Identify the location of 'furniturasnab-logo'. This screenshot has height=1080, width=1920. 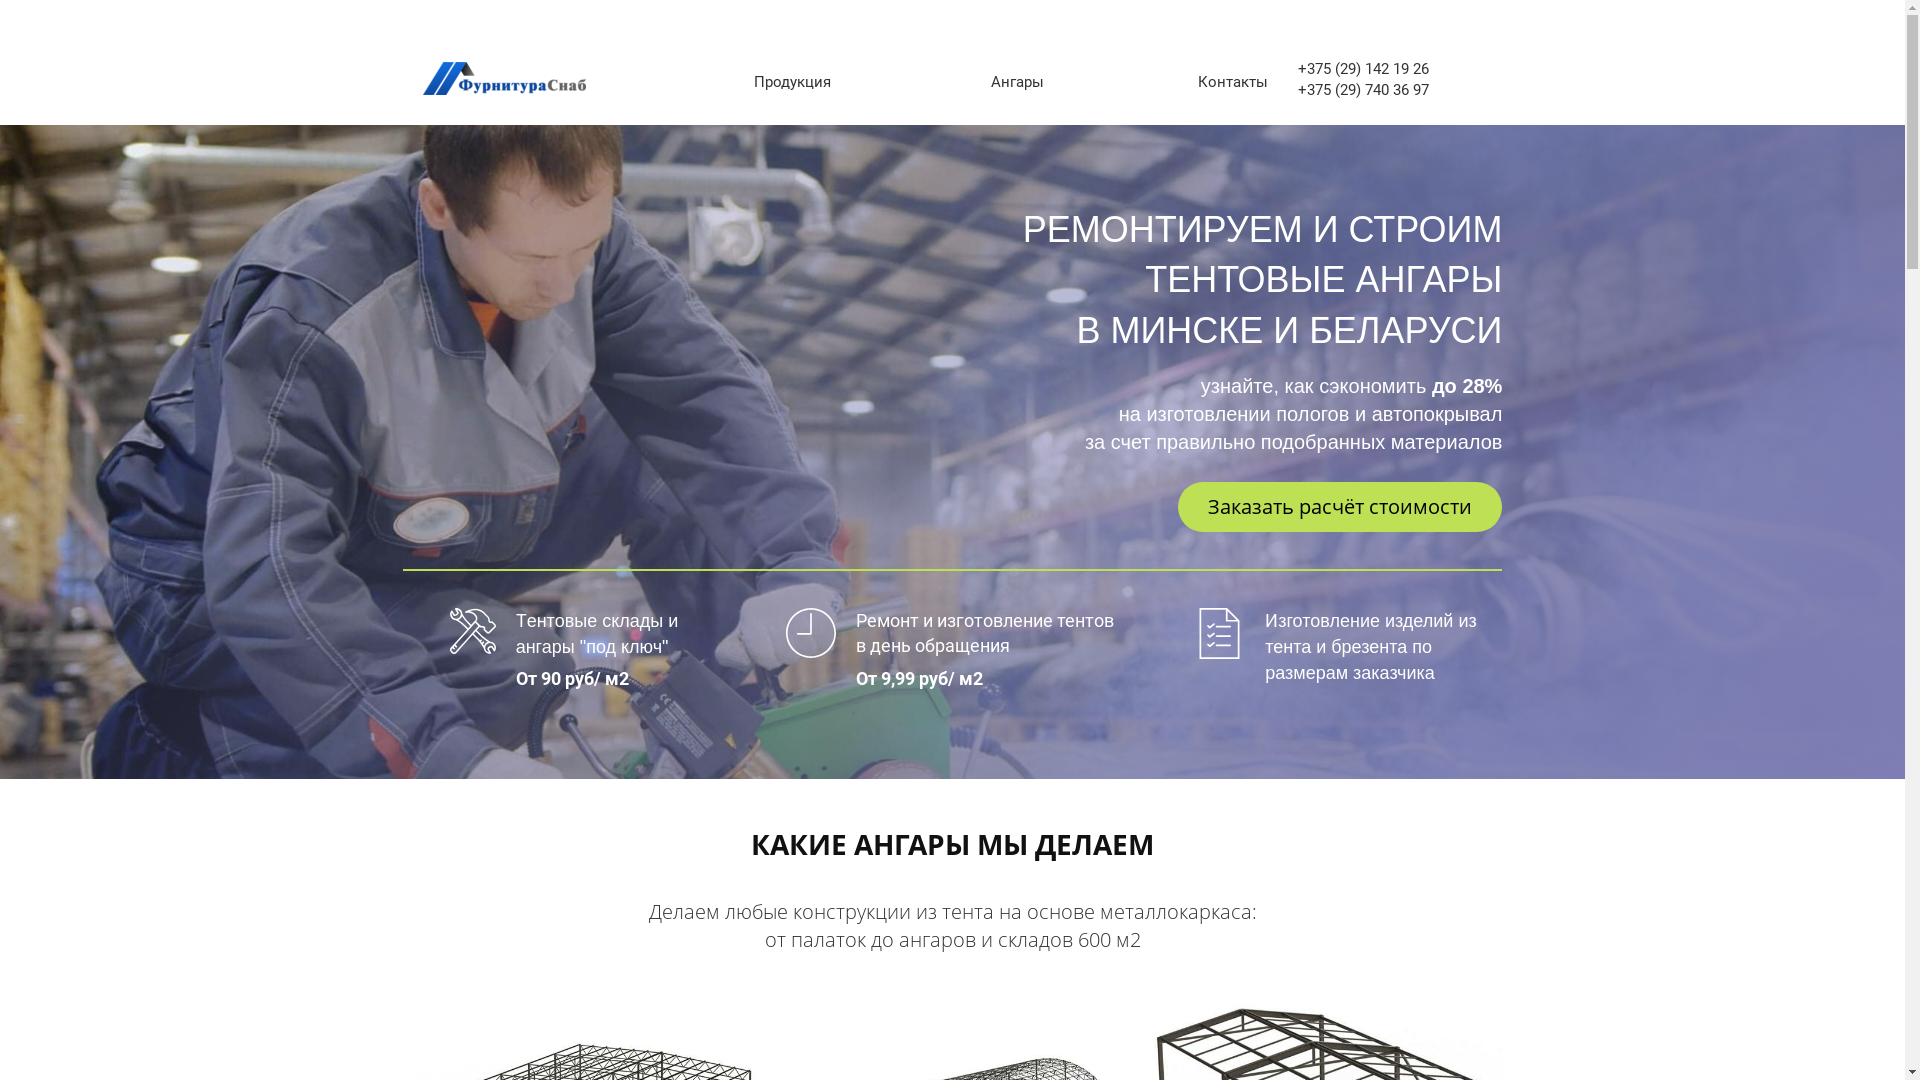
(421, 77).